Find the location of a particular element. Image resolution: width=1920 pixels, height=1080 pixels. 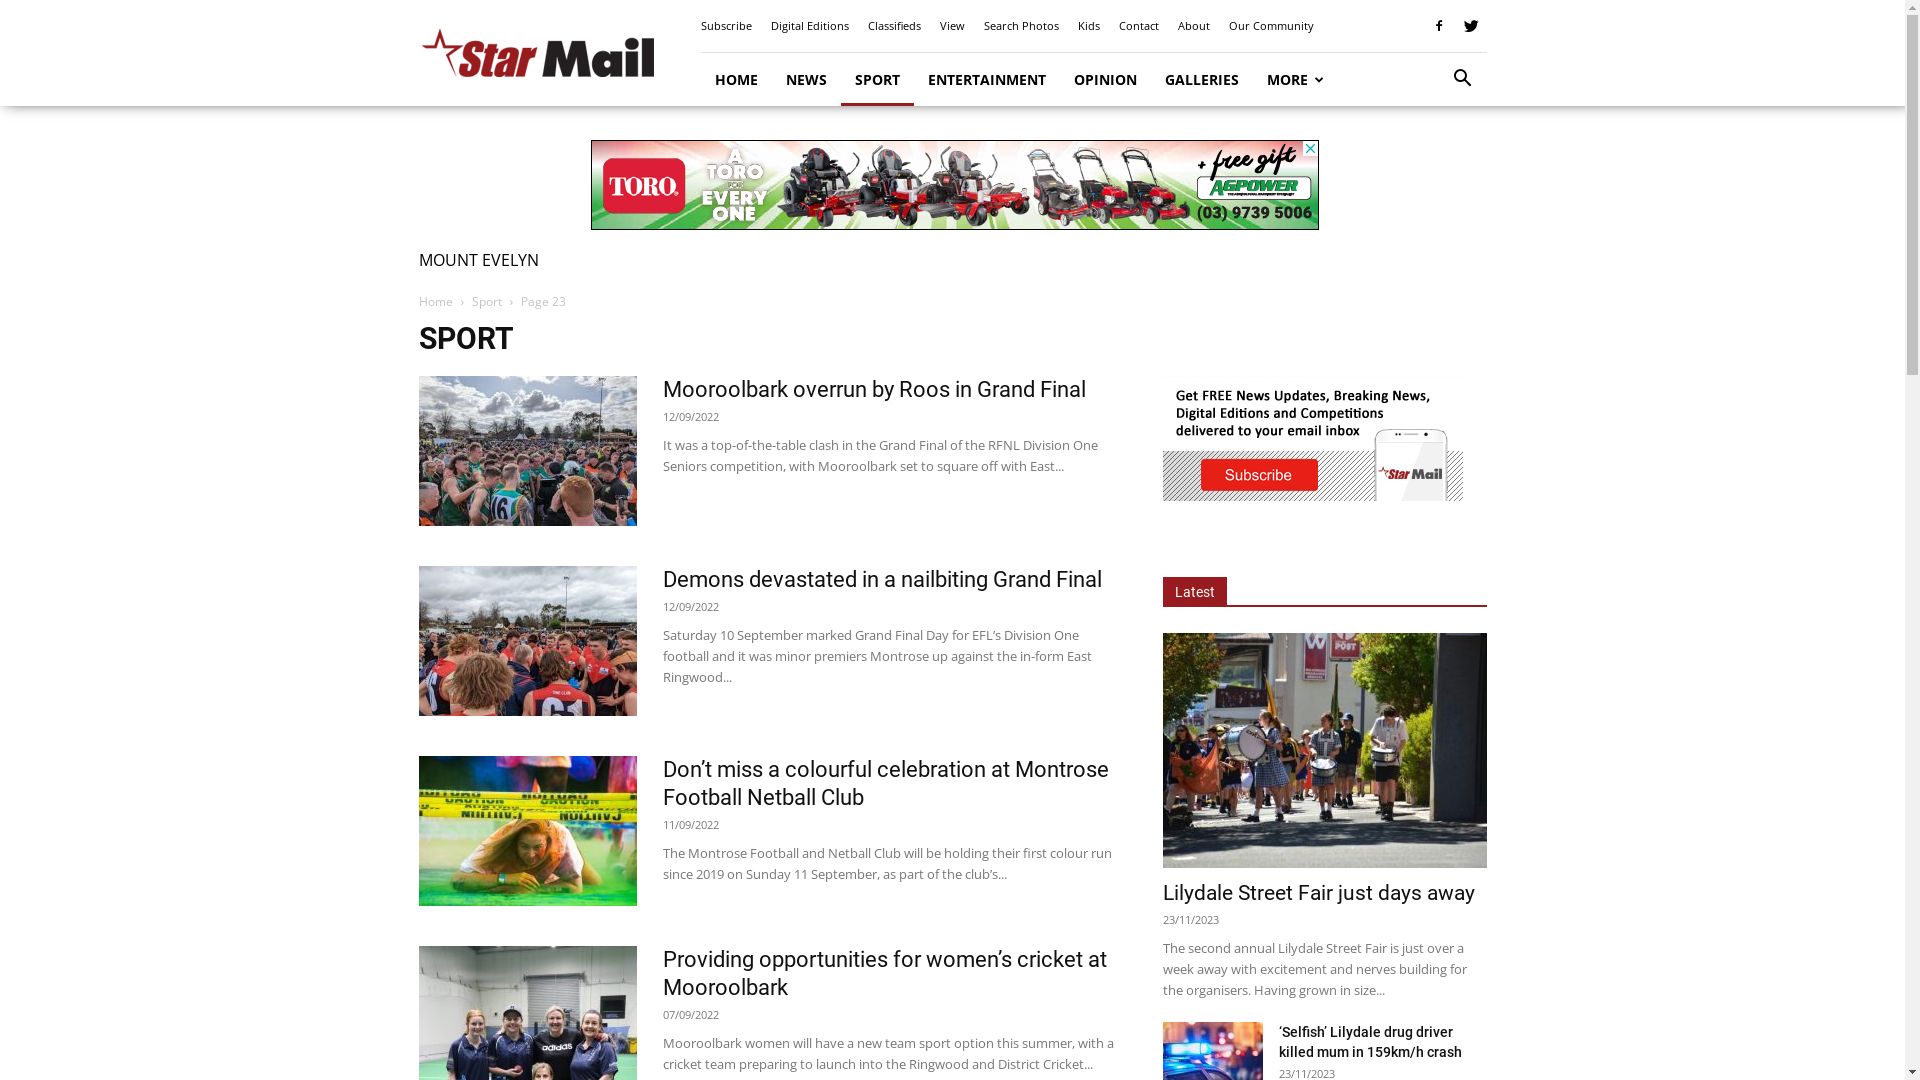

'GALLERIES' is located at coordinates (1200, 78).